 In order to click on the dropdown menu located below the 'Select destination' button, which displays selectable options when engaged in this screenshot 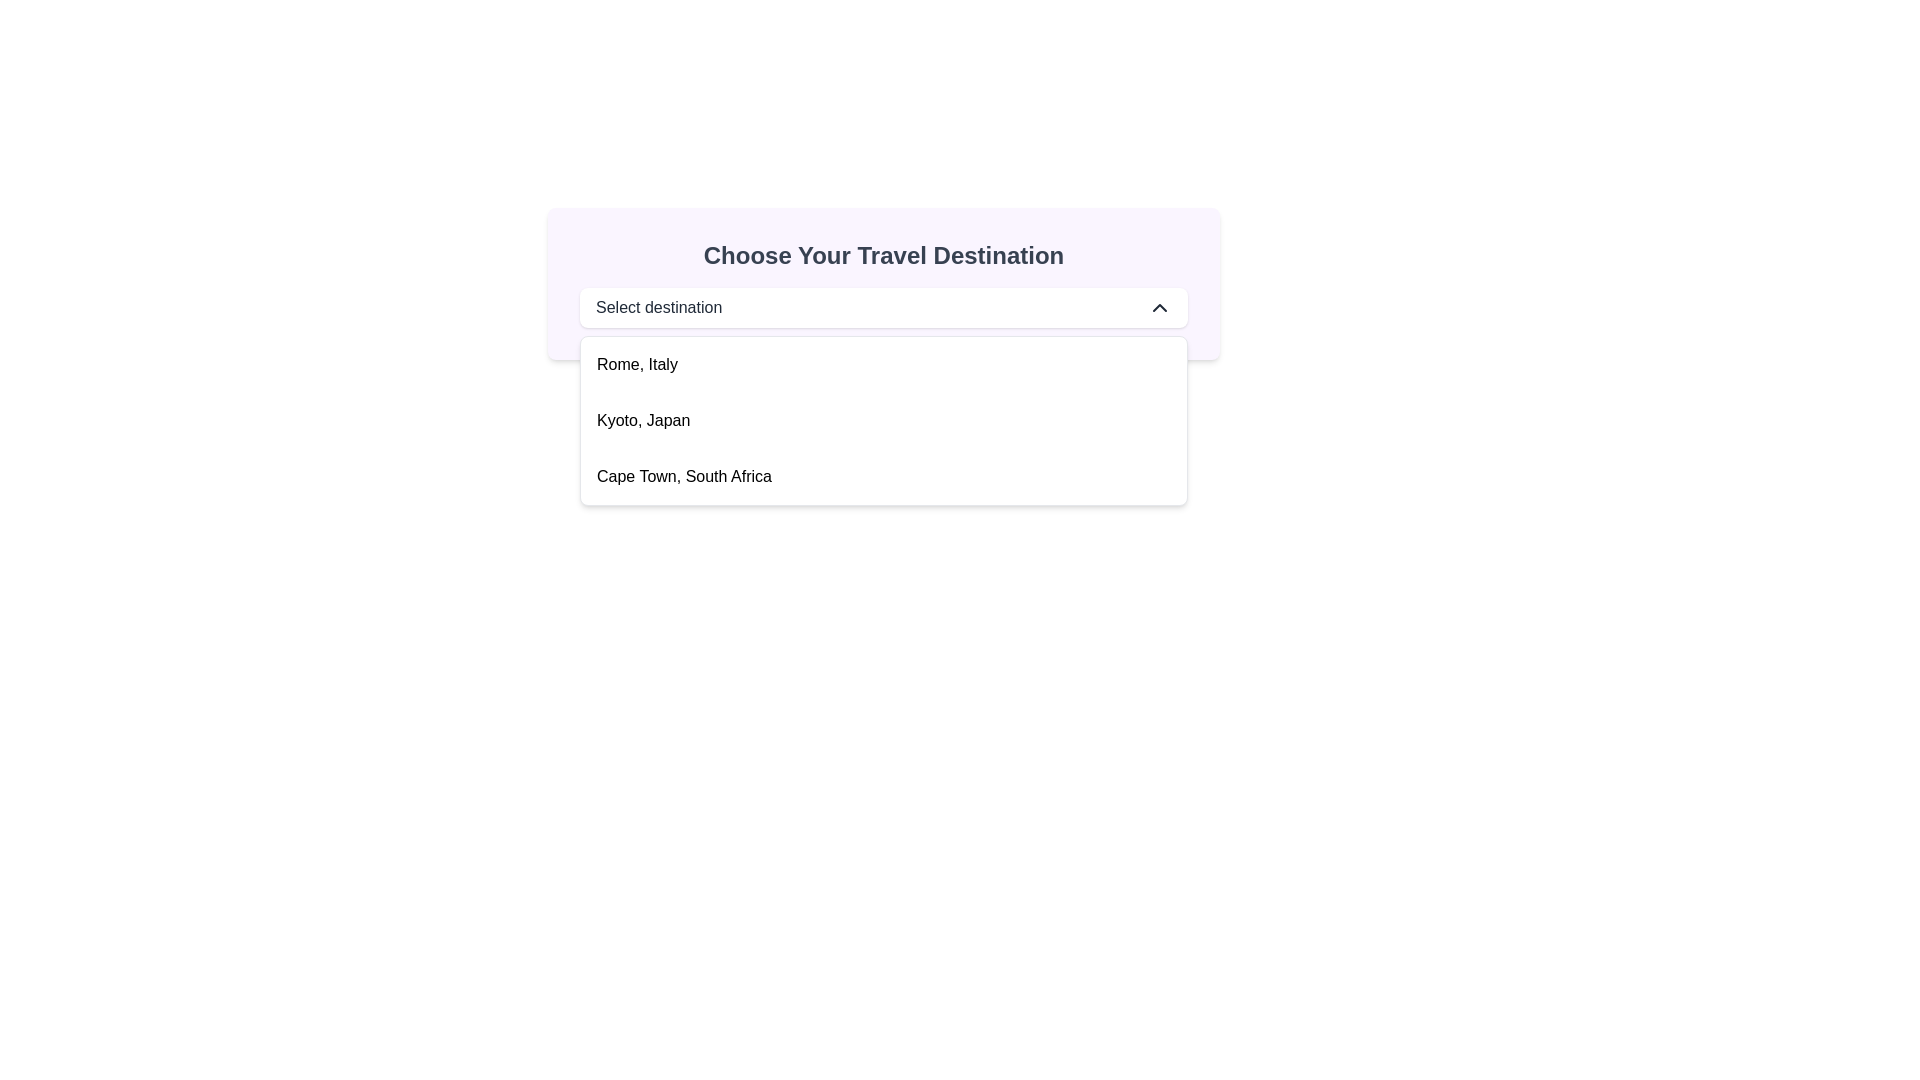, I will do `click(882, 419)`.